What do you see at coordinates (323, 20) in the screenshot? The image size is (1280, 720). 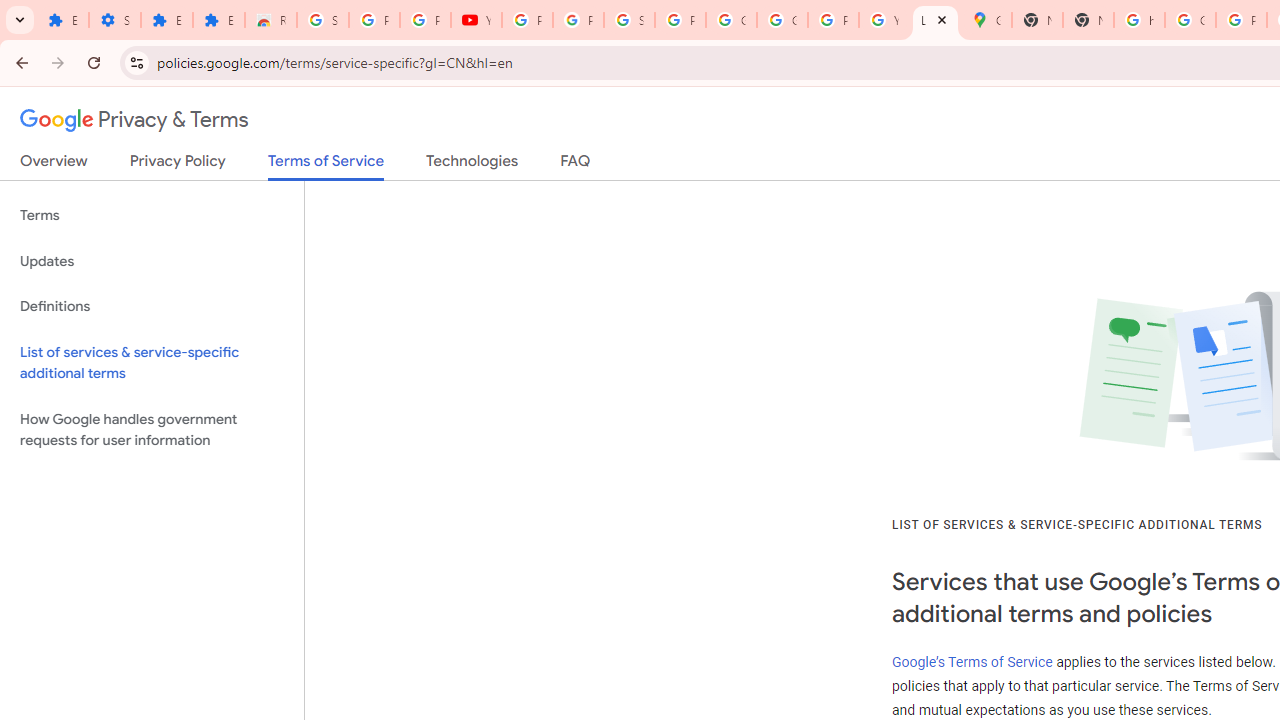 I see `'Sign in - Google Accounts'` at bounding box center [323, 20].